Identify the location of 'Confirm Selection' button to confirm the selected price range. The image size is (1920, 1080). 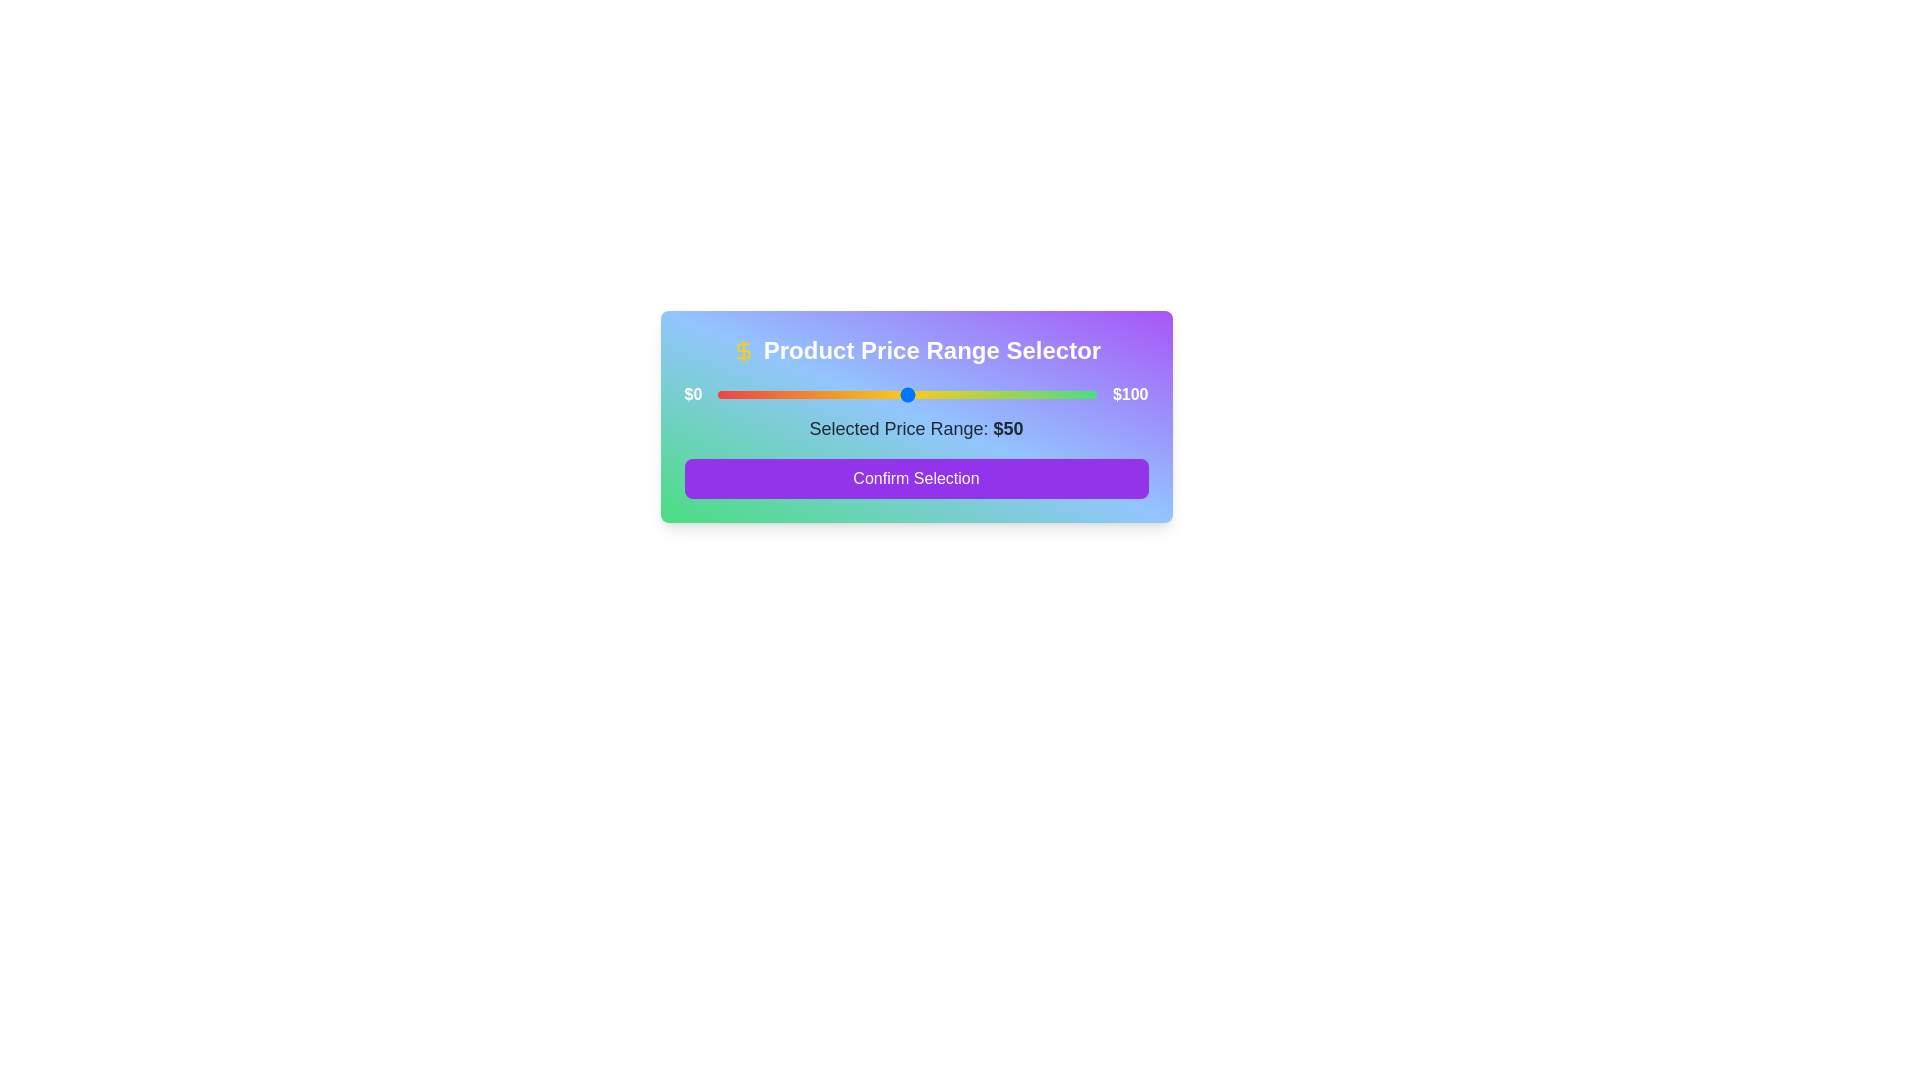
(915, 478).